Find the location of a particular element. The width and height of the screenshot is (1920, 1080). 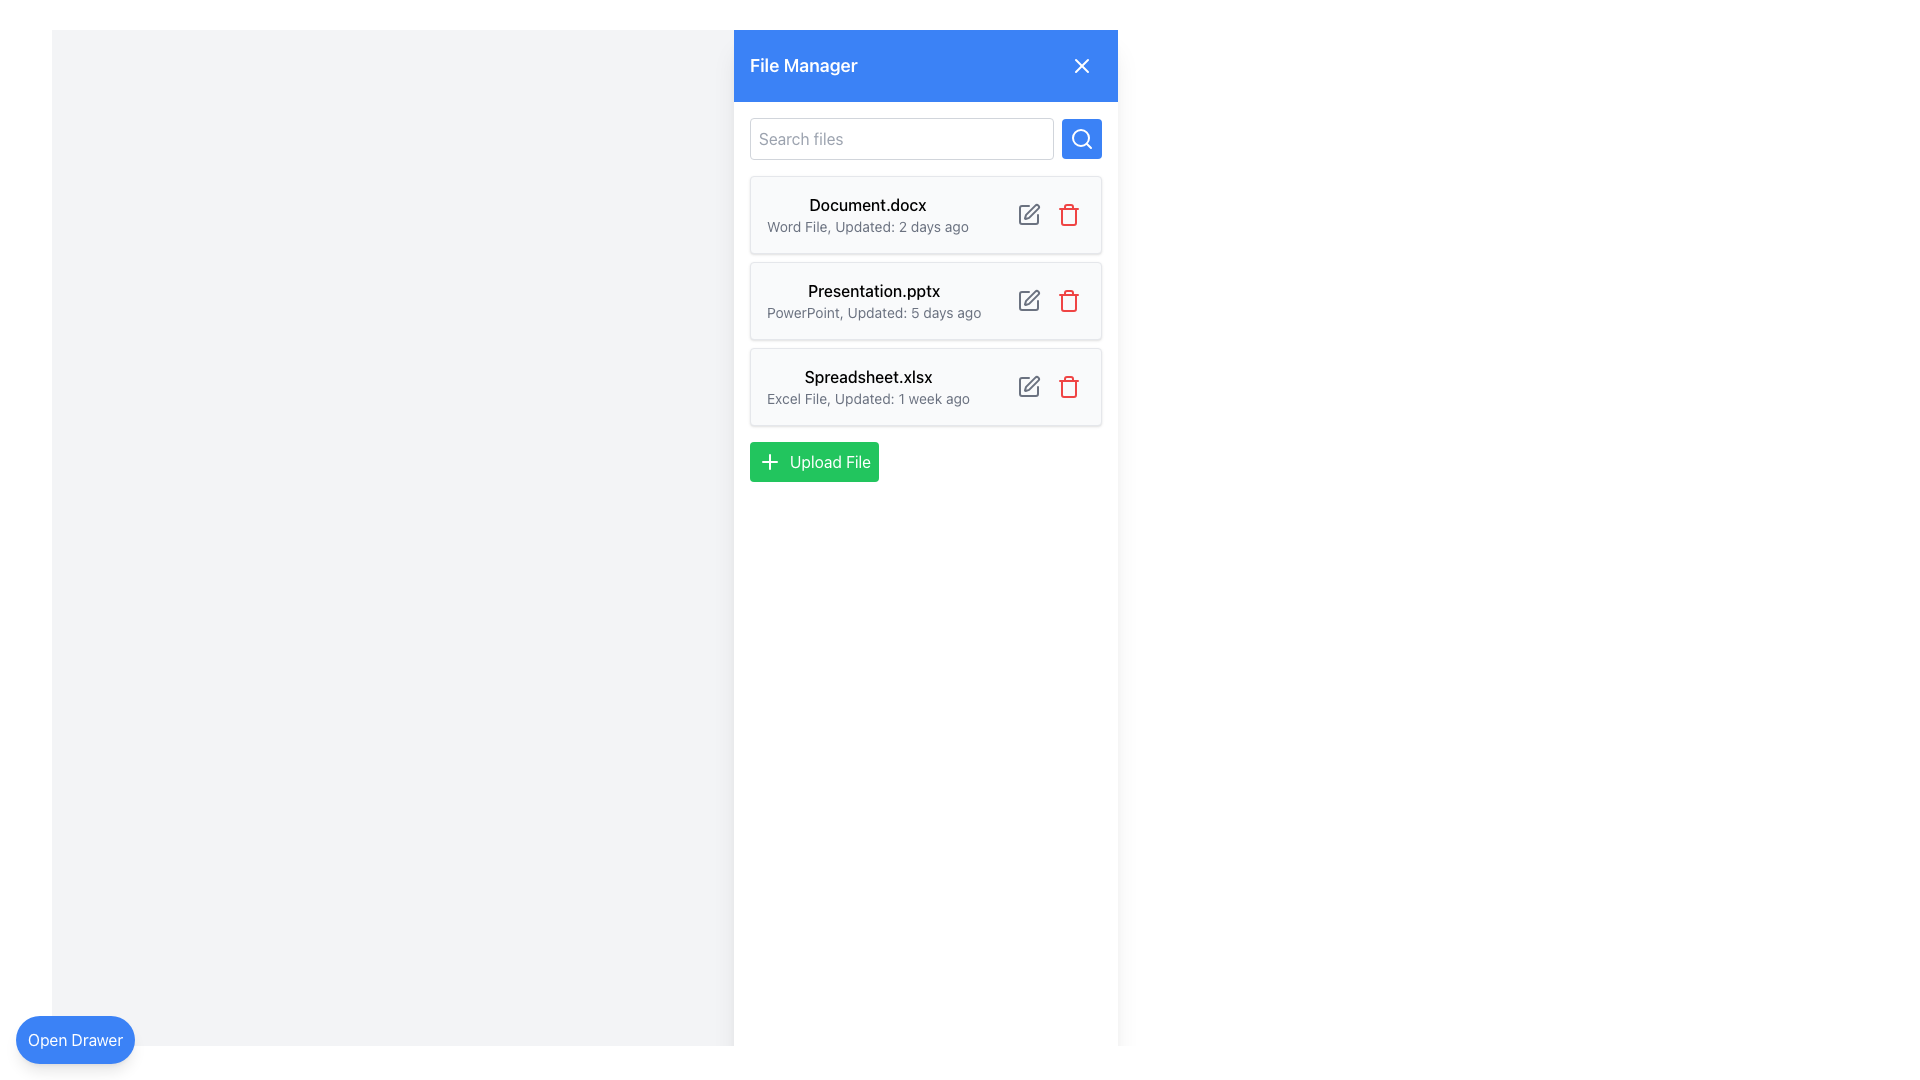

metadata displayed in the text label that indicates the file type ('Word File') and the last update time ('Updated: 2 days ago'), located below the title 'Document.docx' in the File Manager interface is located at coordinates (868, 226).